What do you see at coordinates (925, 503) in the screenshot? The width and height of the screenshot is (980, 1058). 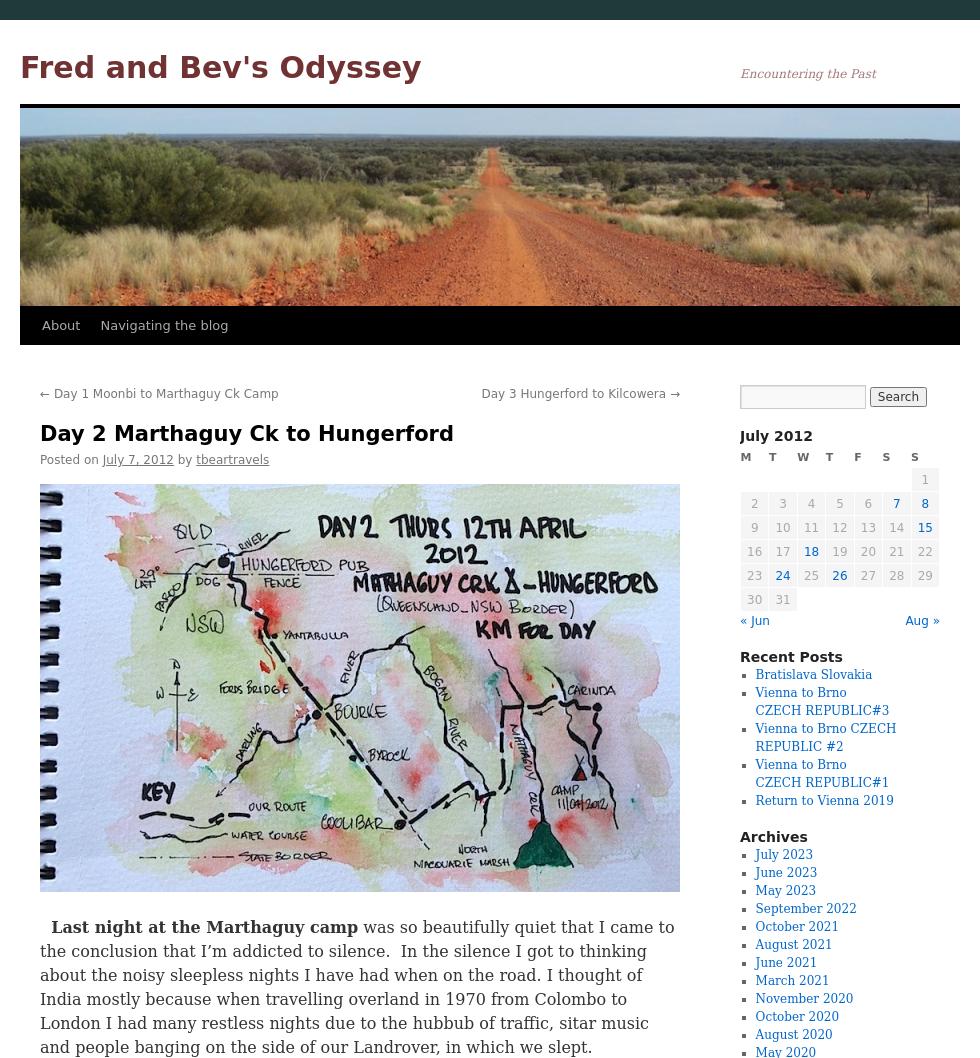 I see `'8'` at bounding box center [925, 503].